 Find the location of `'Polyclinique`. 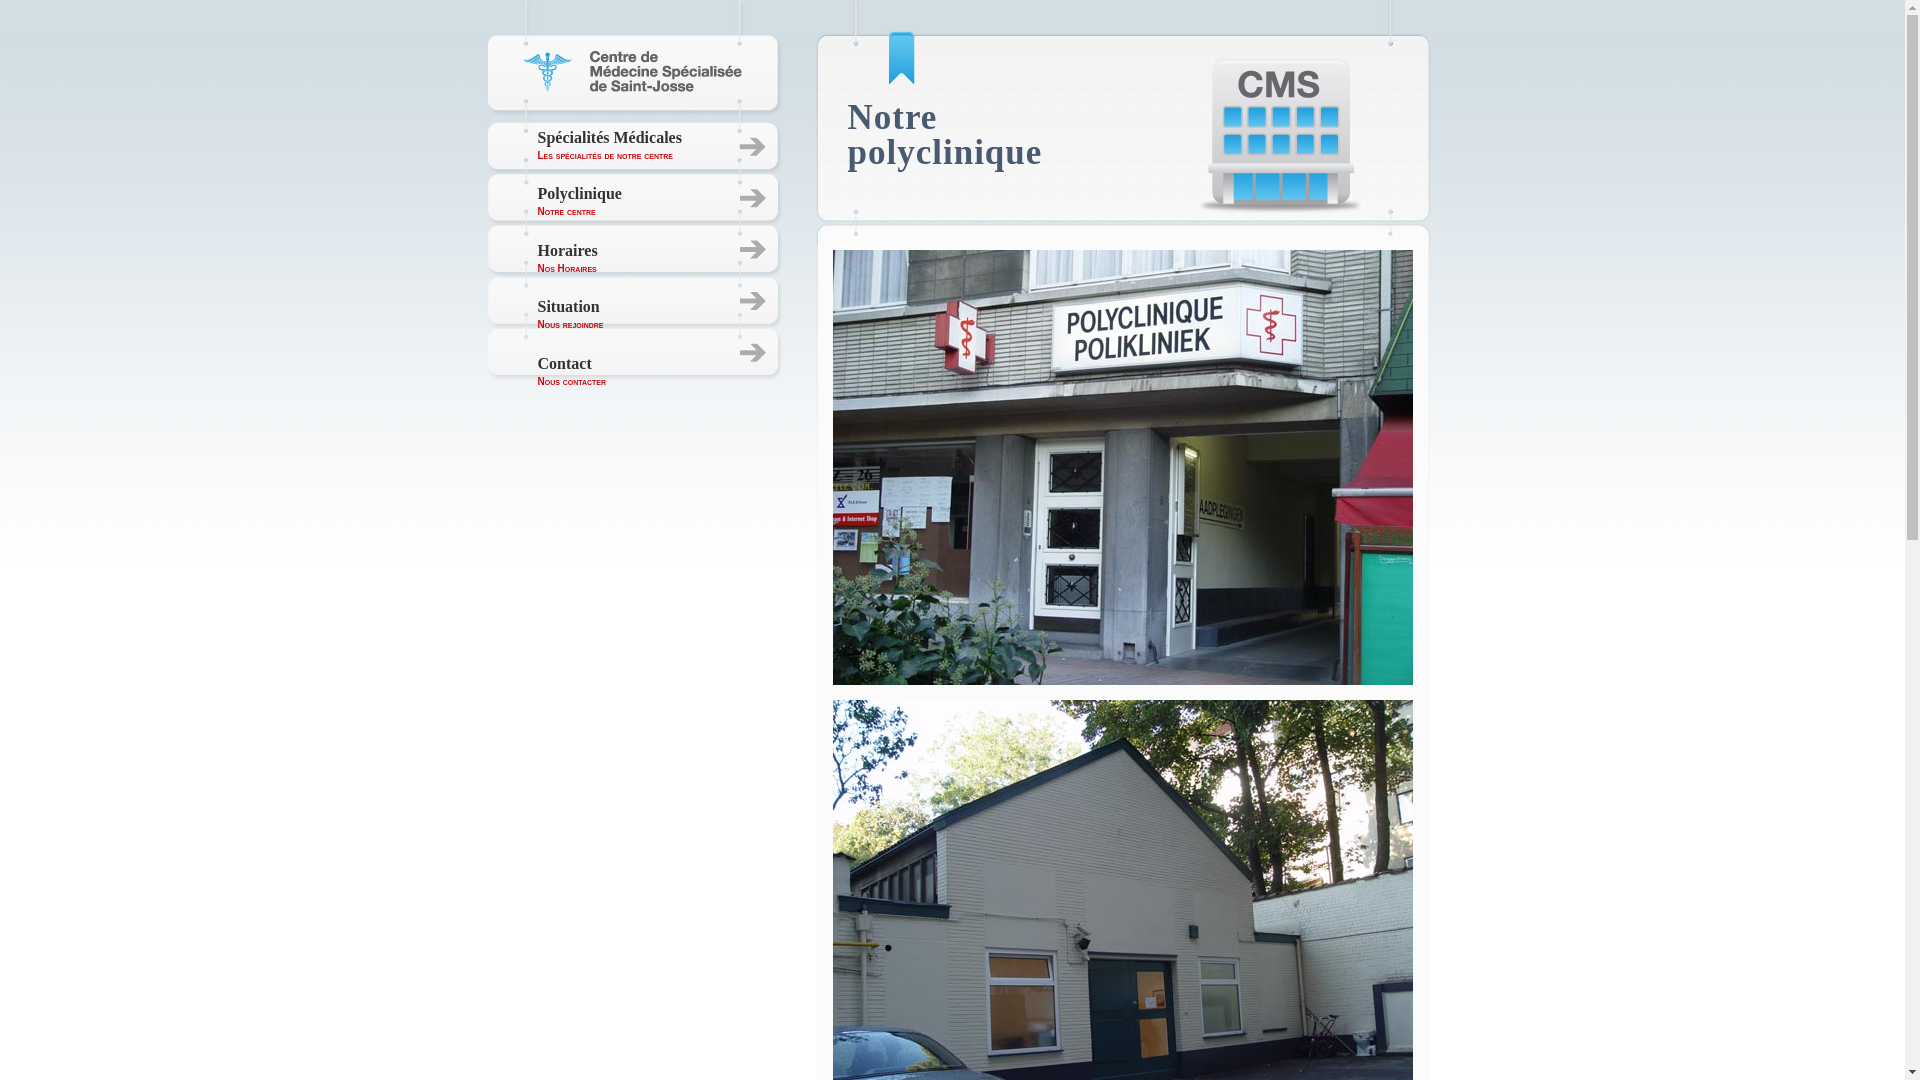

'Polyclinique is located at coordinates (537, 201).